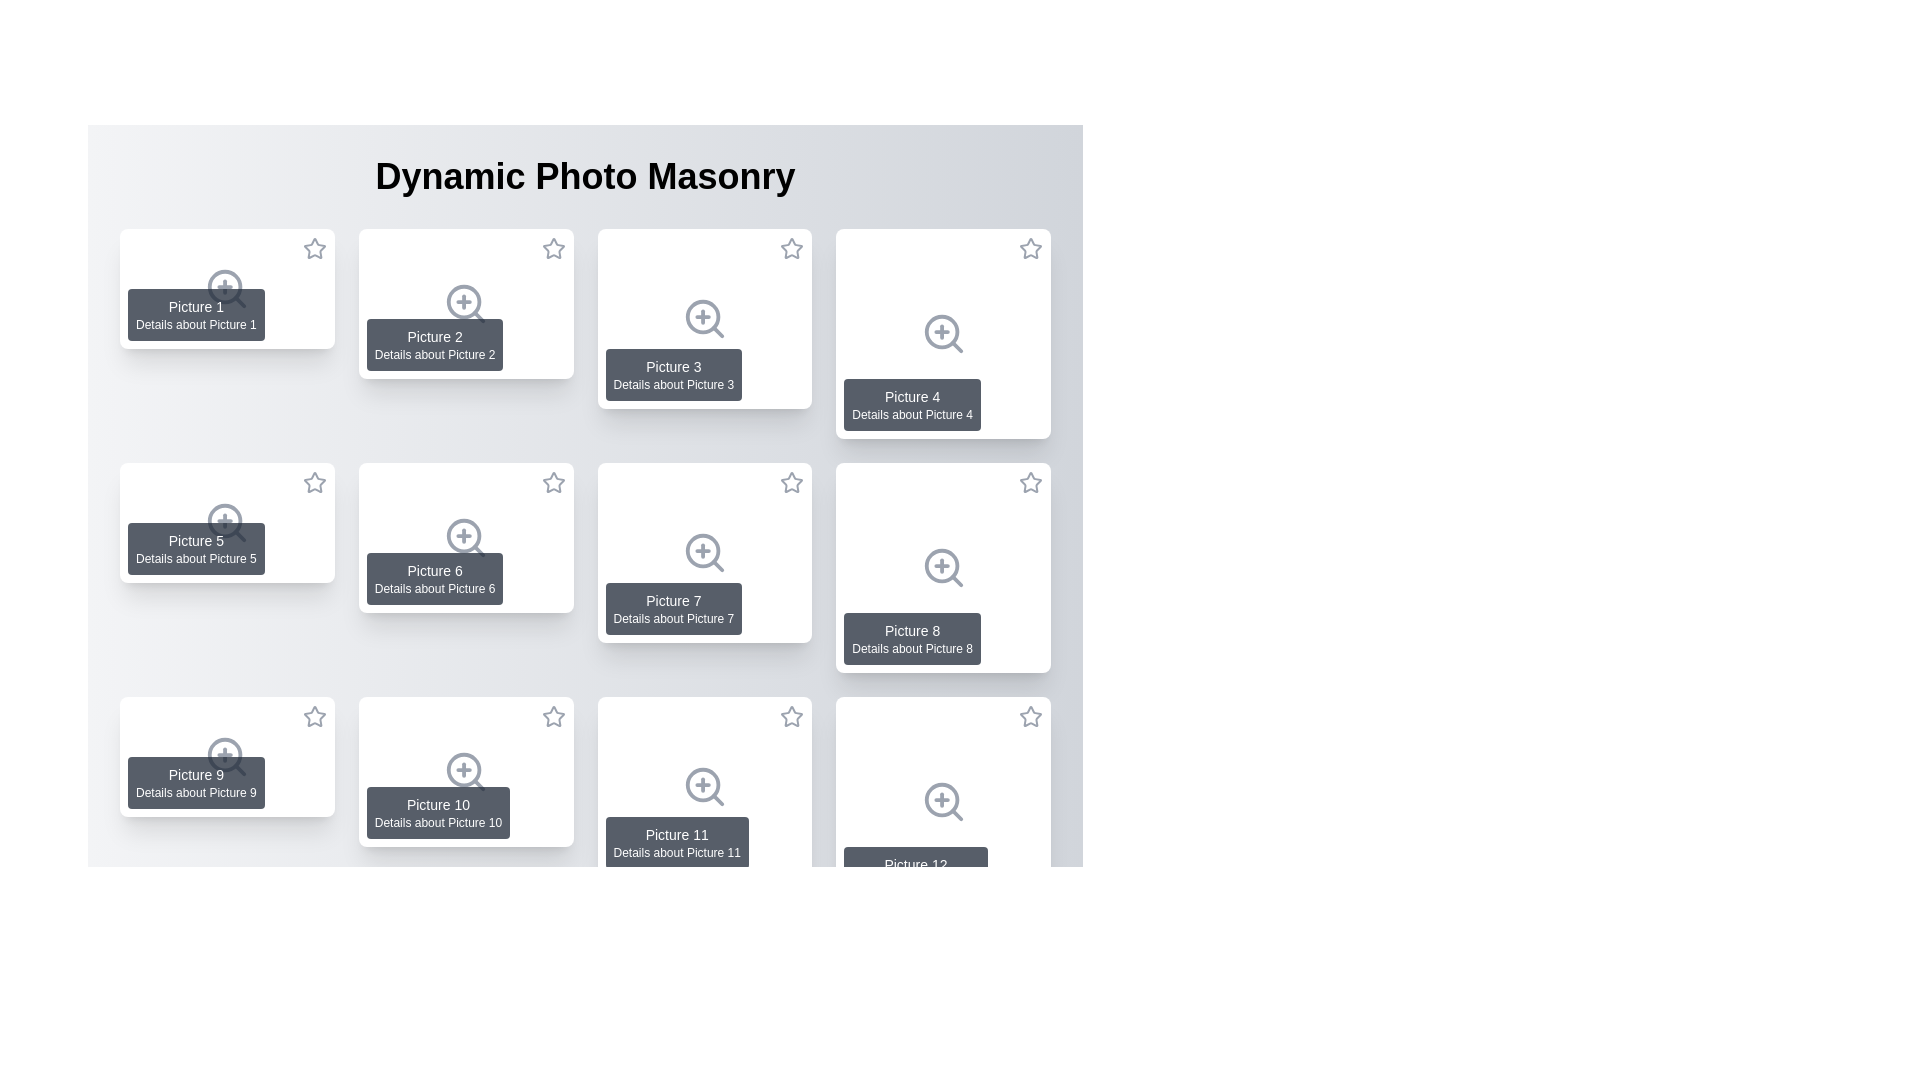 This screenshot has width=1920, height=1080. What do you see at coordinates (791, 247) in the screenshot?
I see `the interactive icon in the top-right corner of the 'Picture 3' box in the photo grid` at bounding box center [791, 247].